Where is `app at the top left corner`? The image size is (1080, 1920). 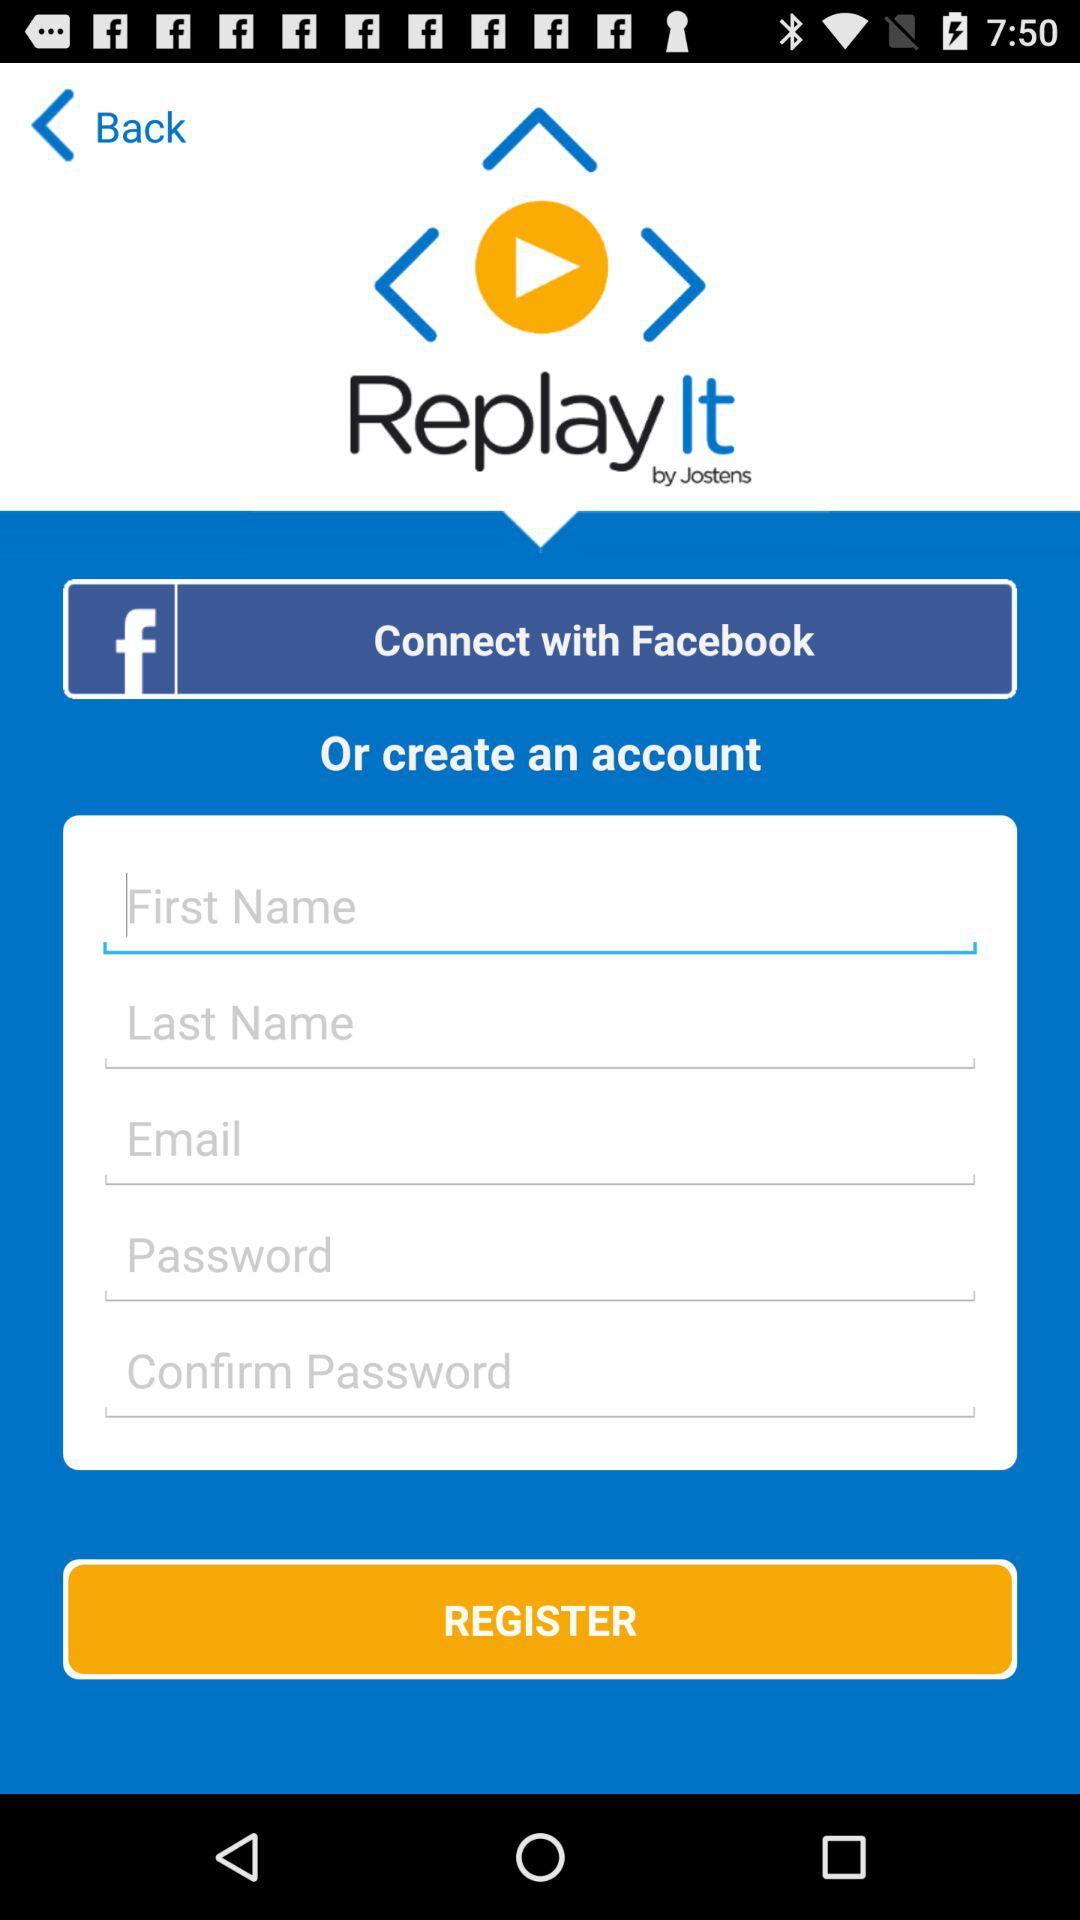
app at the top left corner is located at coordinates (103, 124).